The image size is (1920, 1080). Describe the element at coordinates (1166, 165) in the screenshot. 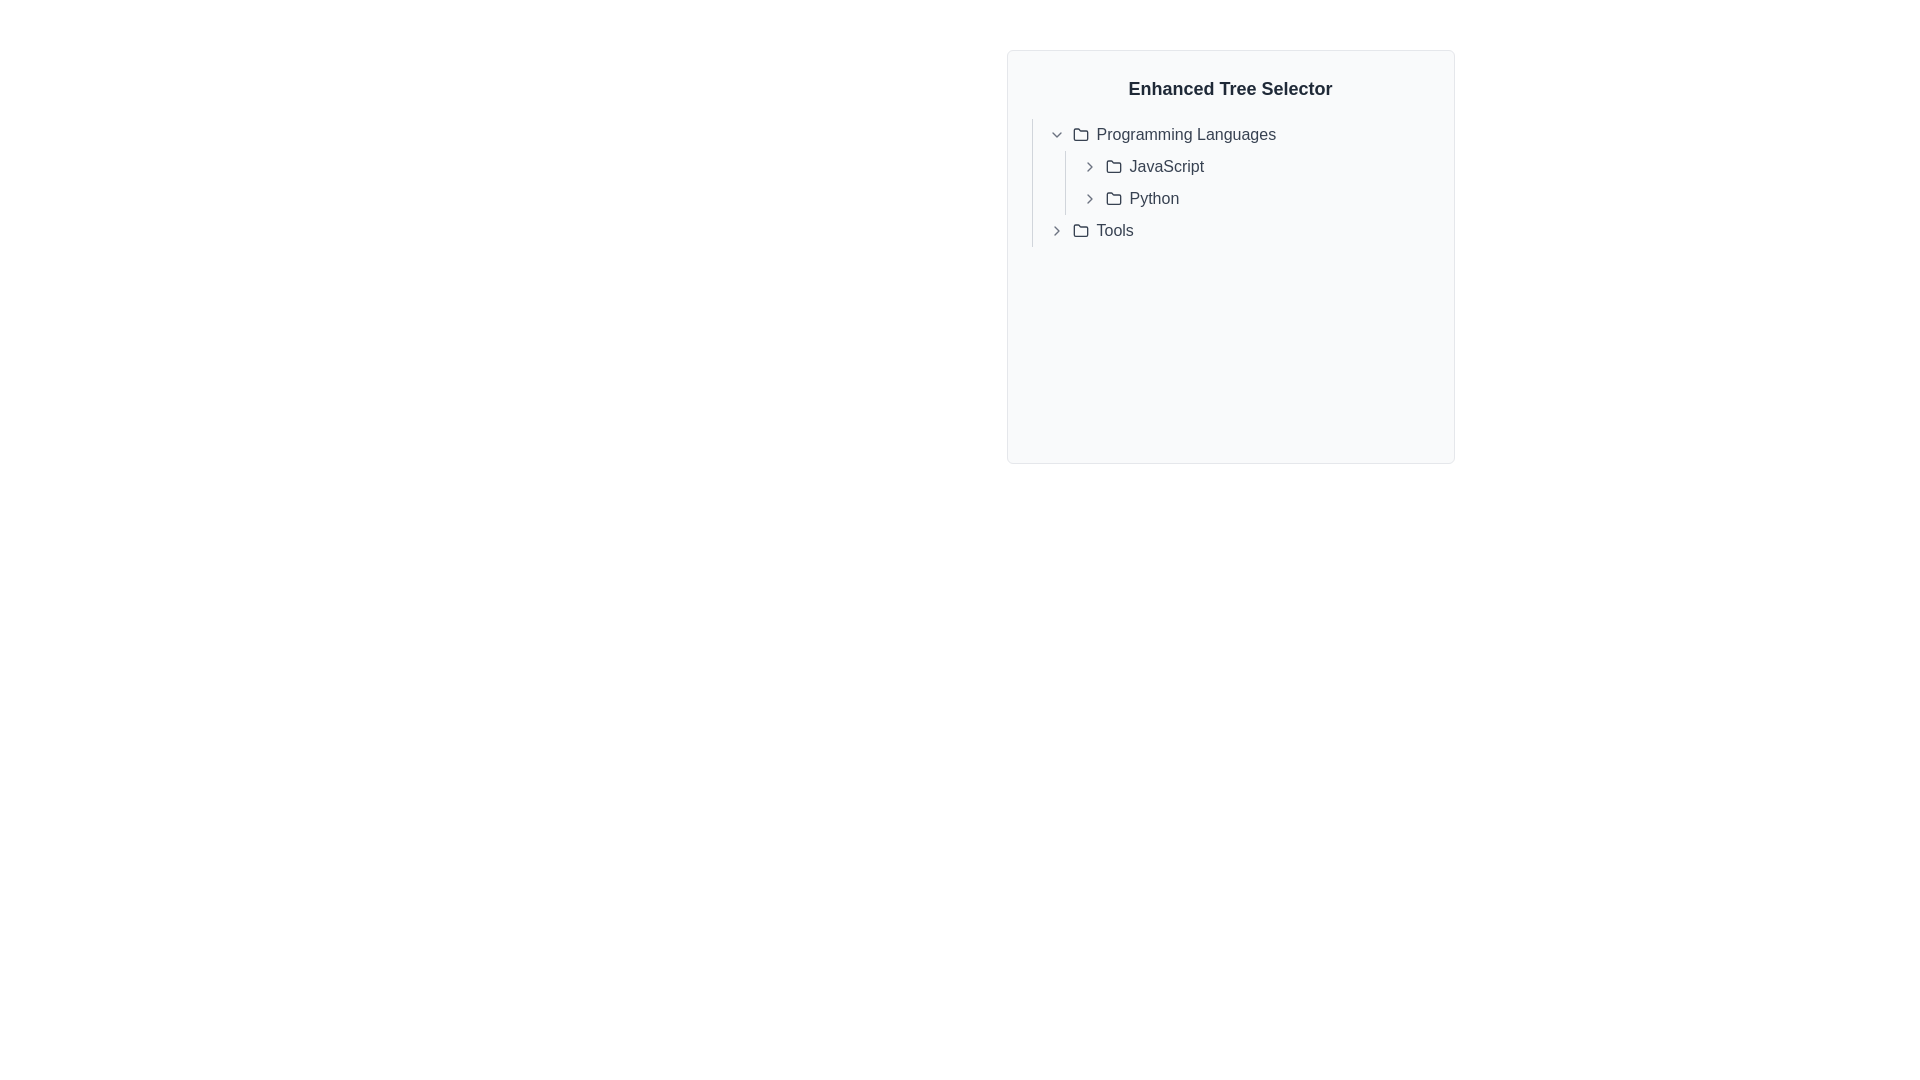

I see `the text label reading 'JavaScript'` at that location.